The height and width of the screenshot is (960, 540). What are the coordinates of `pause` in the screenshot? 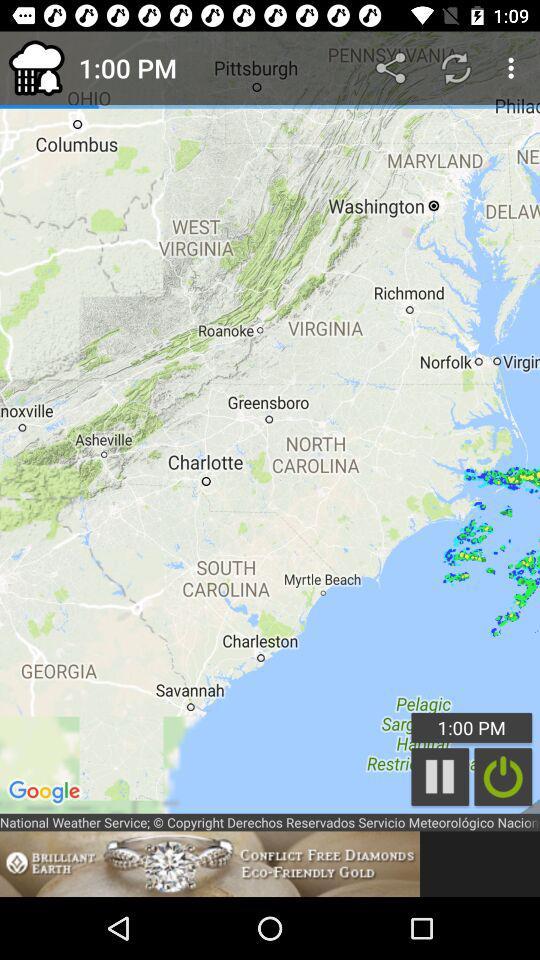 It's located at (502, 776).